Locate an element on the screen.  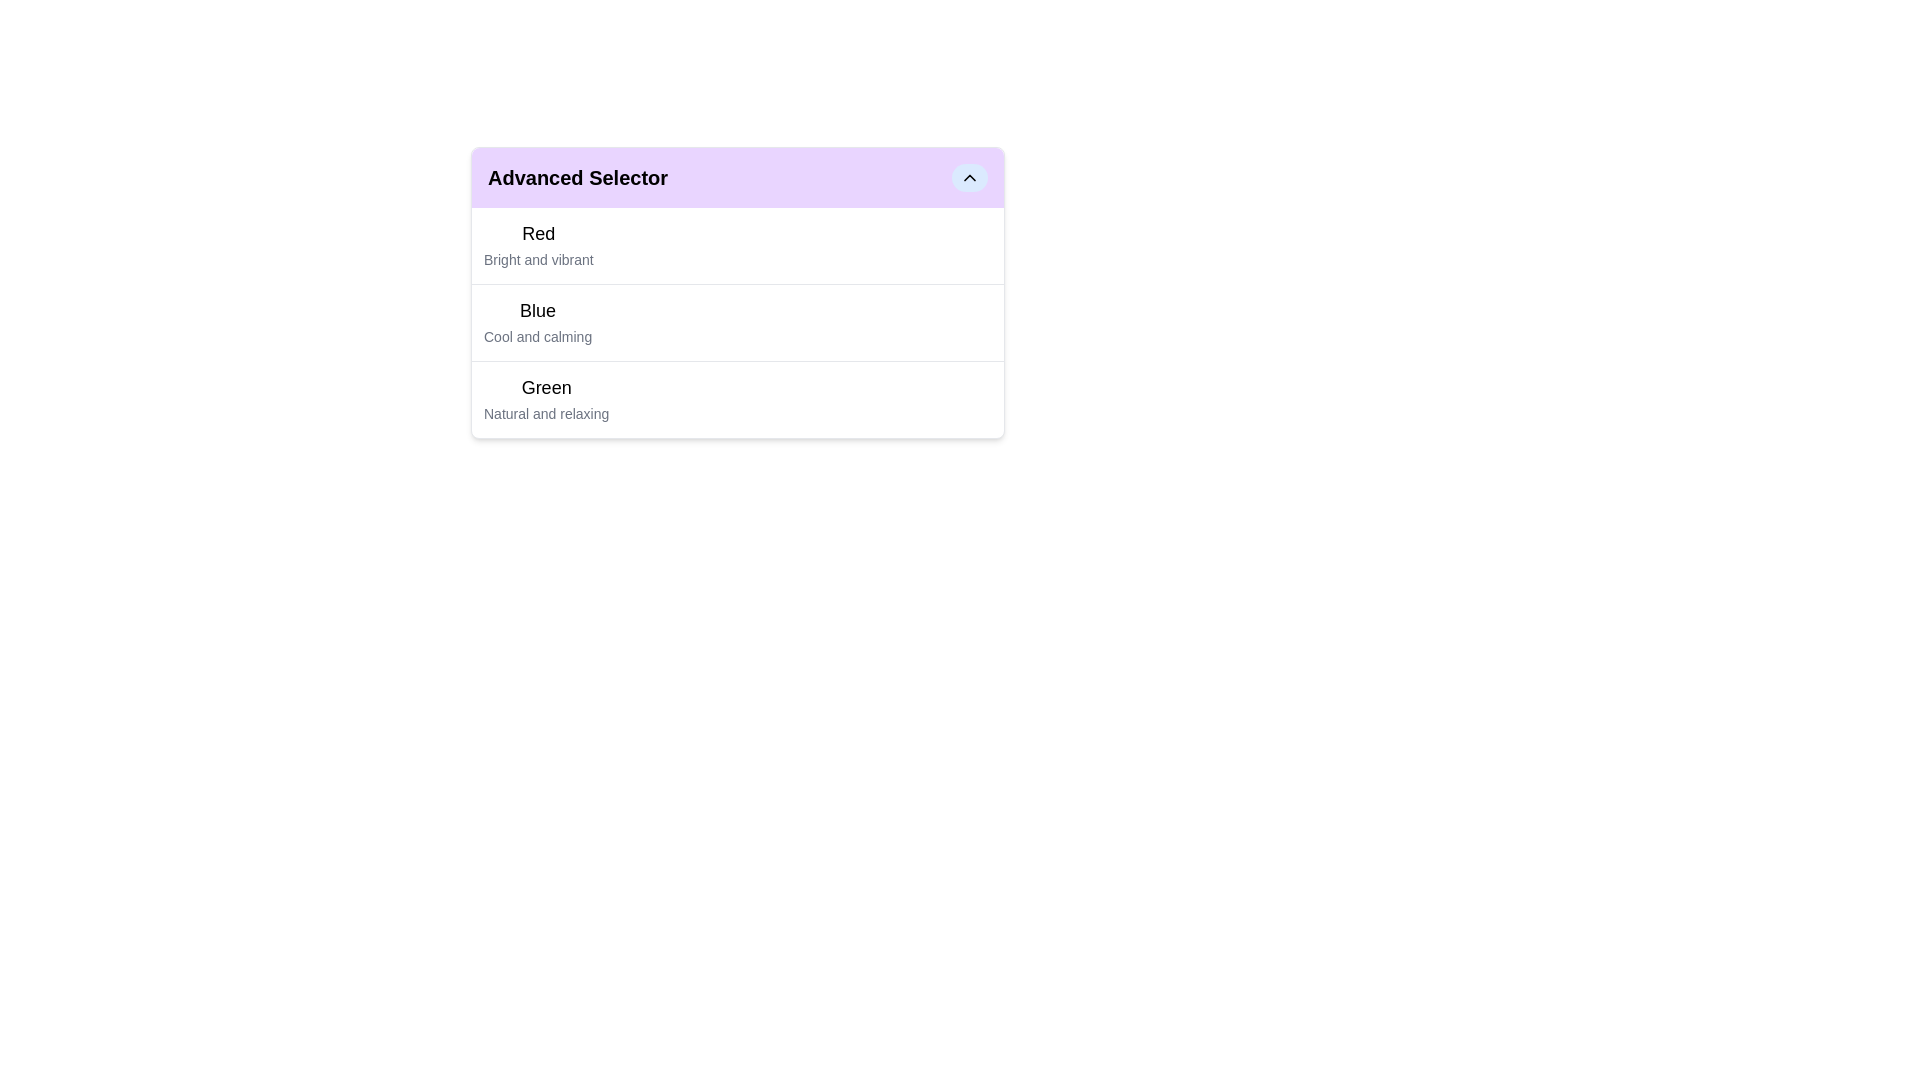
the informational text label located below the 'Green' title in the Advanced Selector component is located at coordinates (546, 412).